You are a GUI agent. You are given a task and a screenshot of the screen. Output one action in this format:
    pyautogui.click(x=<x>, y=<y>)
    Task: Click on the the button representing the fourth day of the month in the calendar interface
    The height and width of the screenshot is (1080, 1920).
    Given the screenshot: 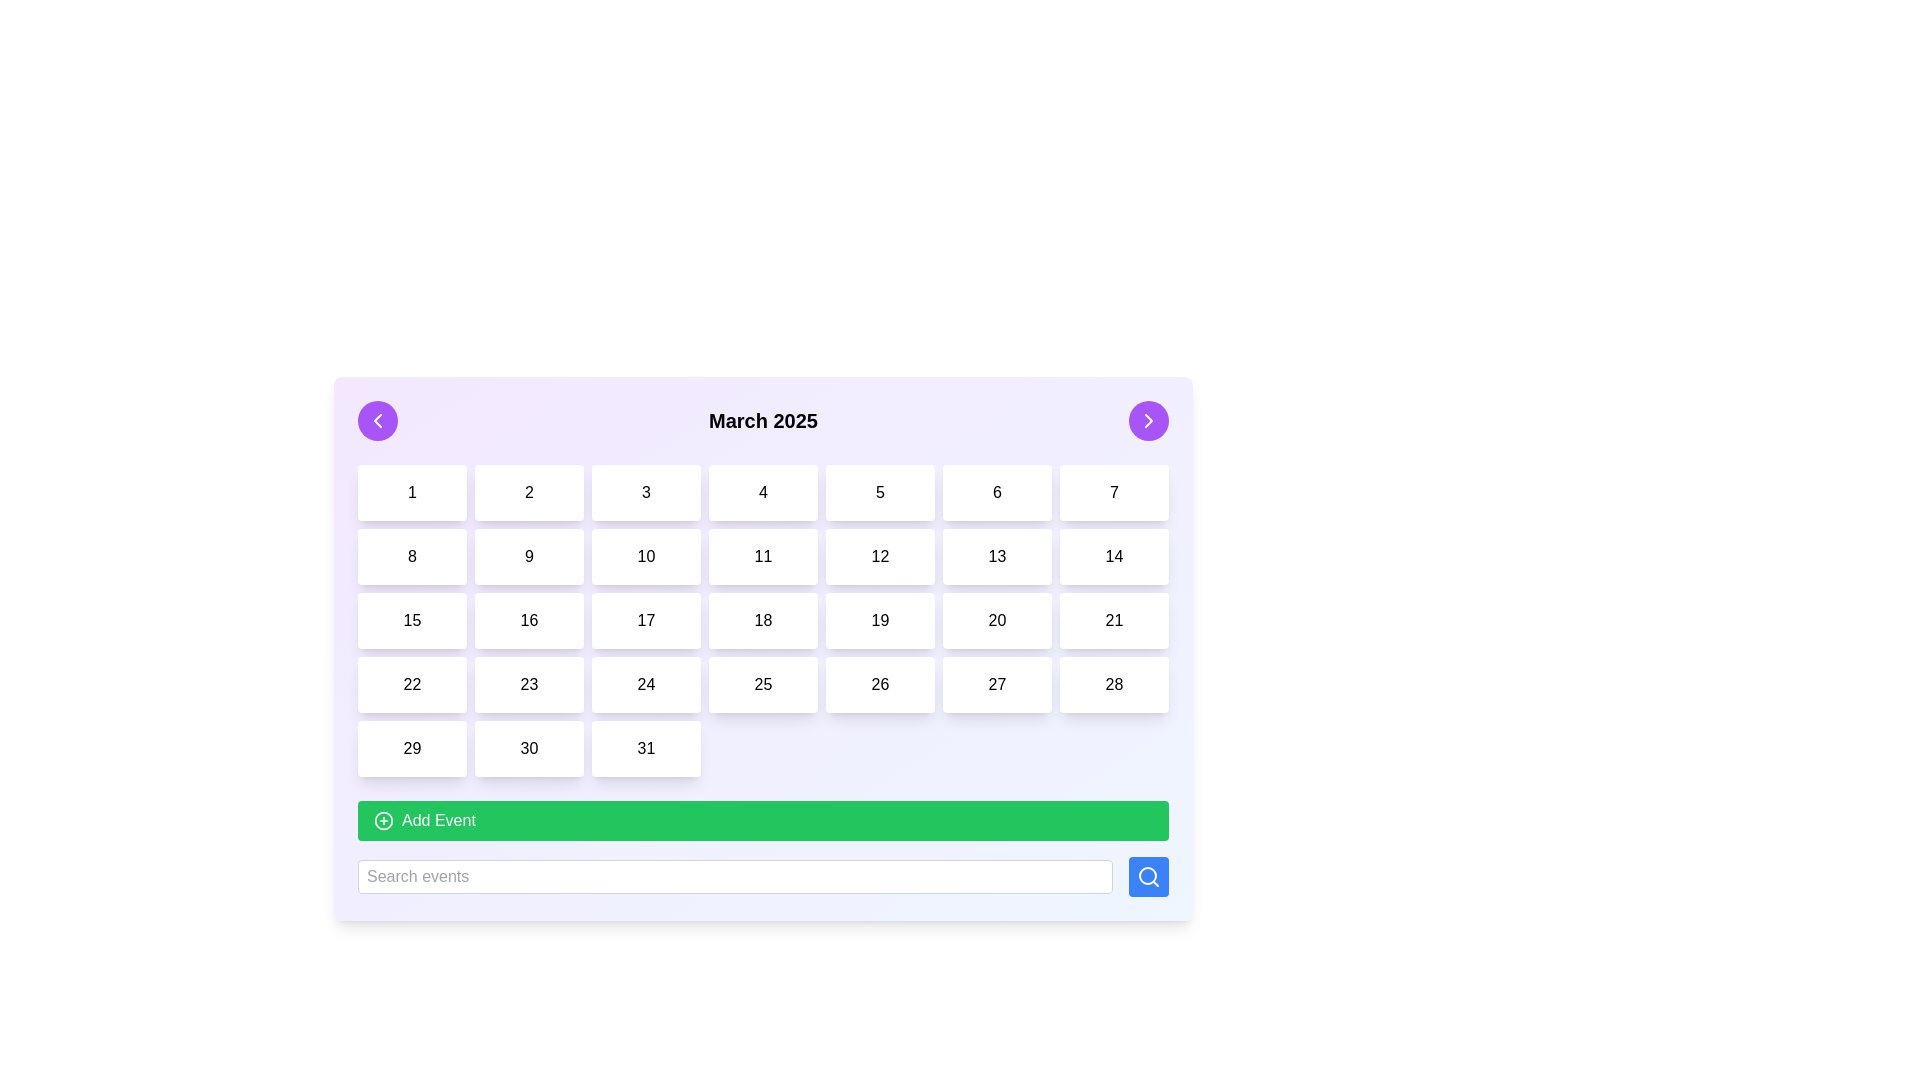 What is the action you would take?
    pyautogui.click(x=762, y=493)
    